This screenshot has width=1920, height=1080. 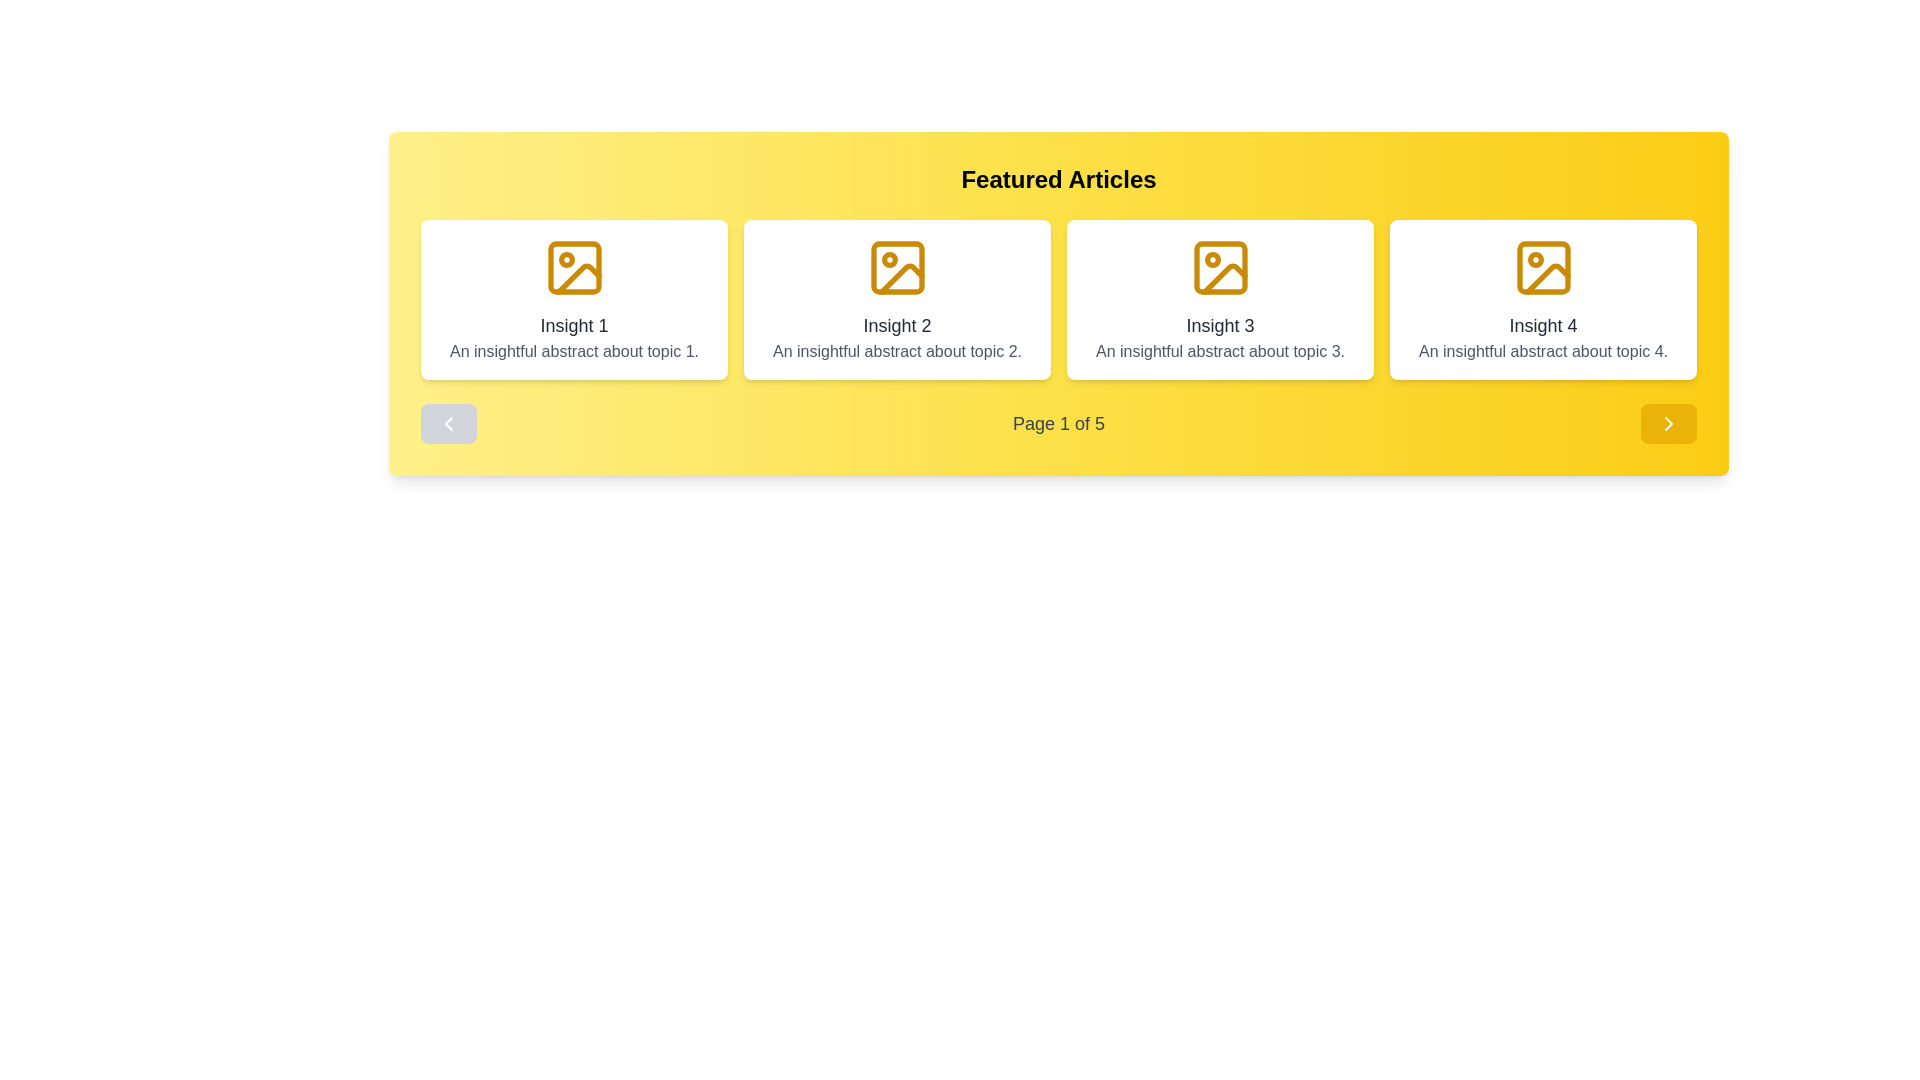 I want to click on the rightward-pointing triangular 'next' icon located within a button structure adjacent to the fourth content card, so click(x=1669, y=423).